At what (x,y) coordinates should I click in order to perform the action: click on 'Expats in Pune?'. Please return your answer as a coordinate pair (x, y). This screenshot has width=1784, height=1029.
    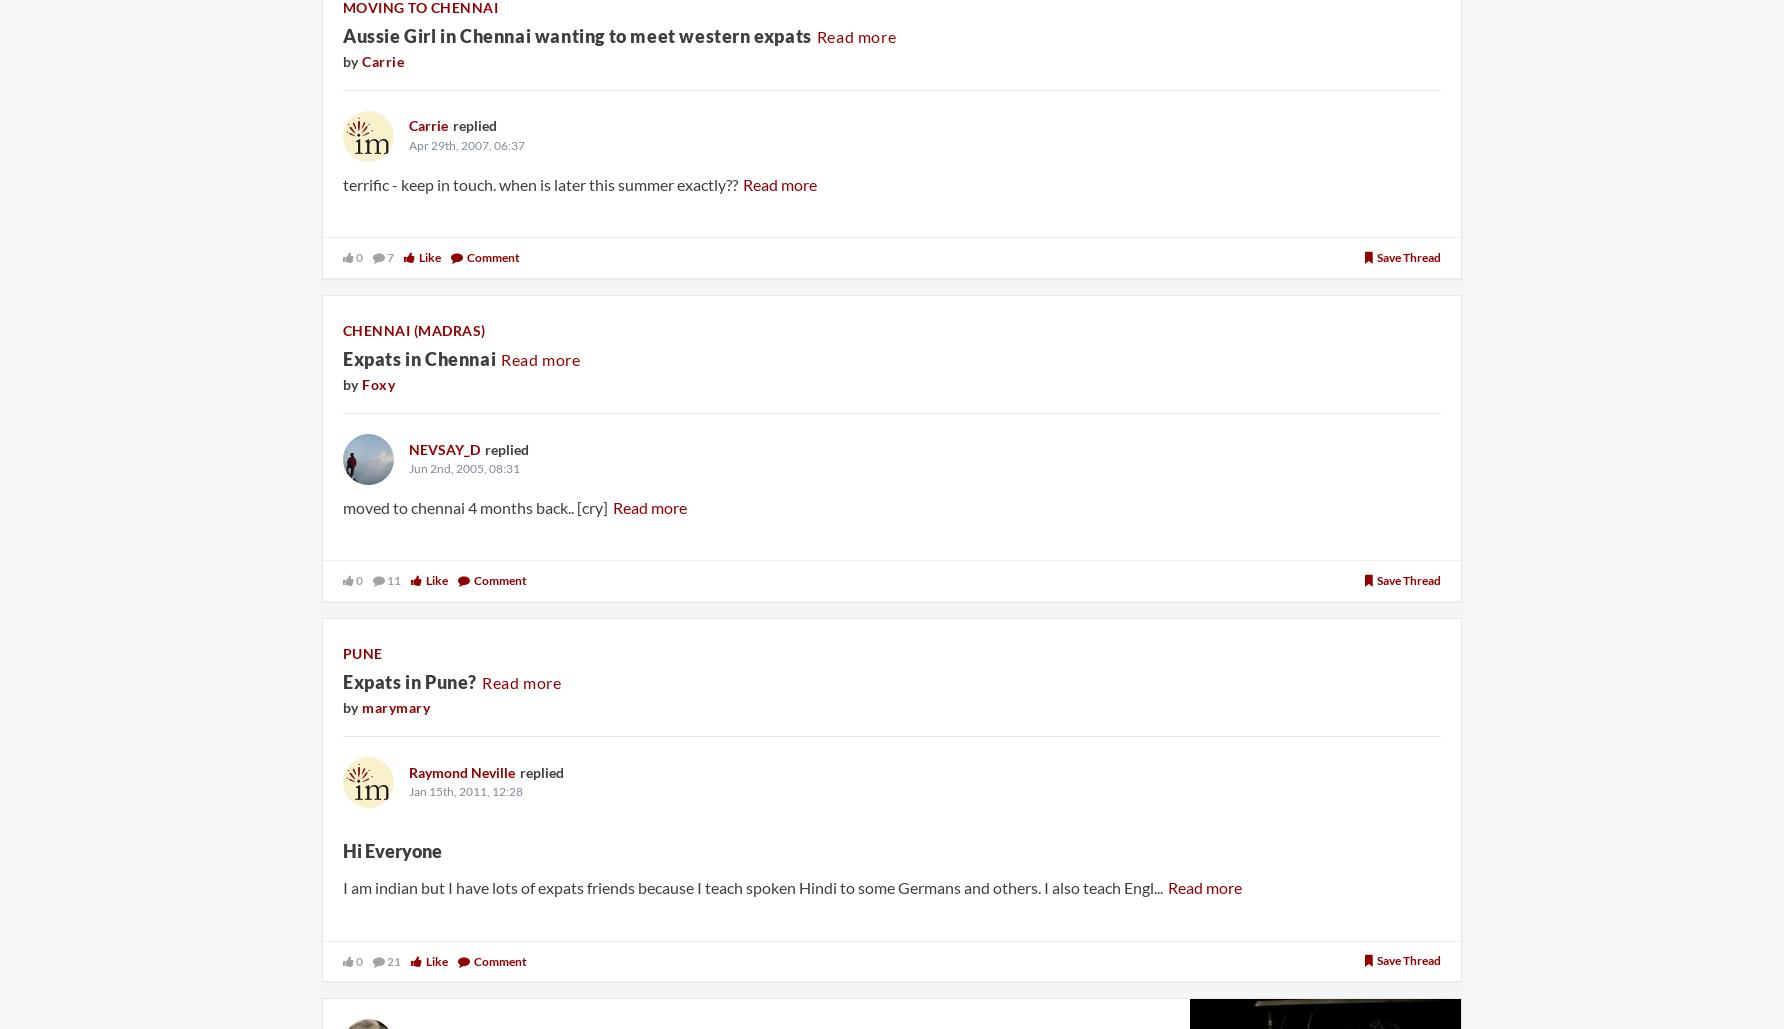
    Looking at the image, I should click on (408, 679).